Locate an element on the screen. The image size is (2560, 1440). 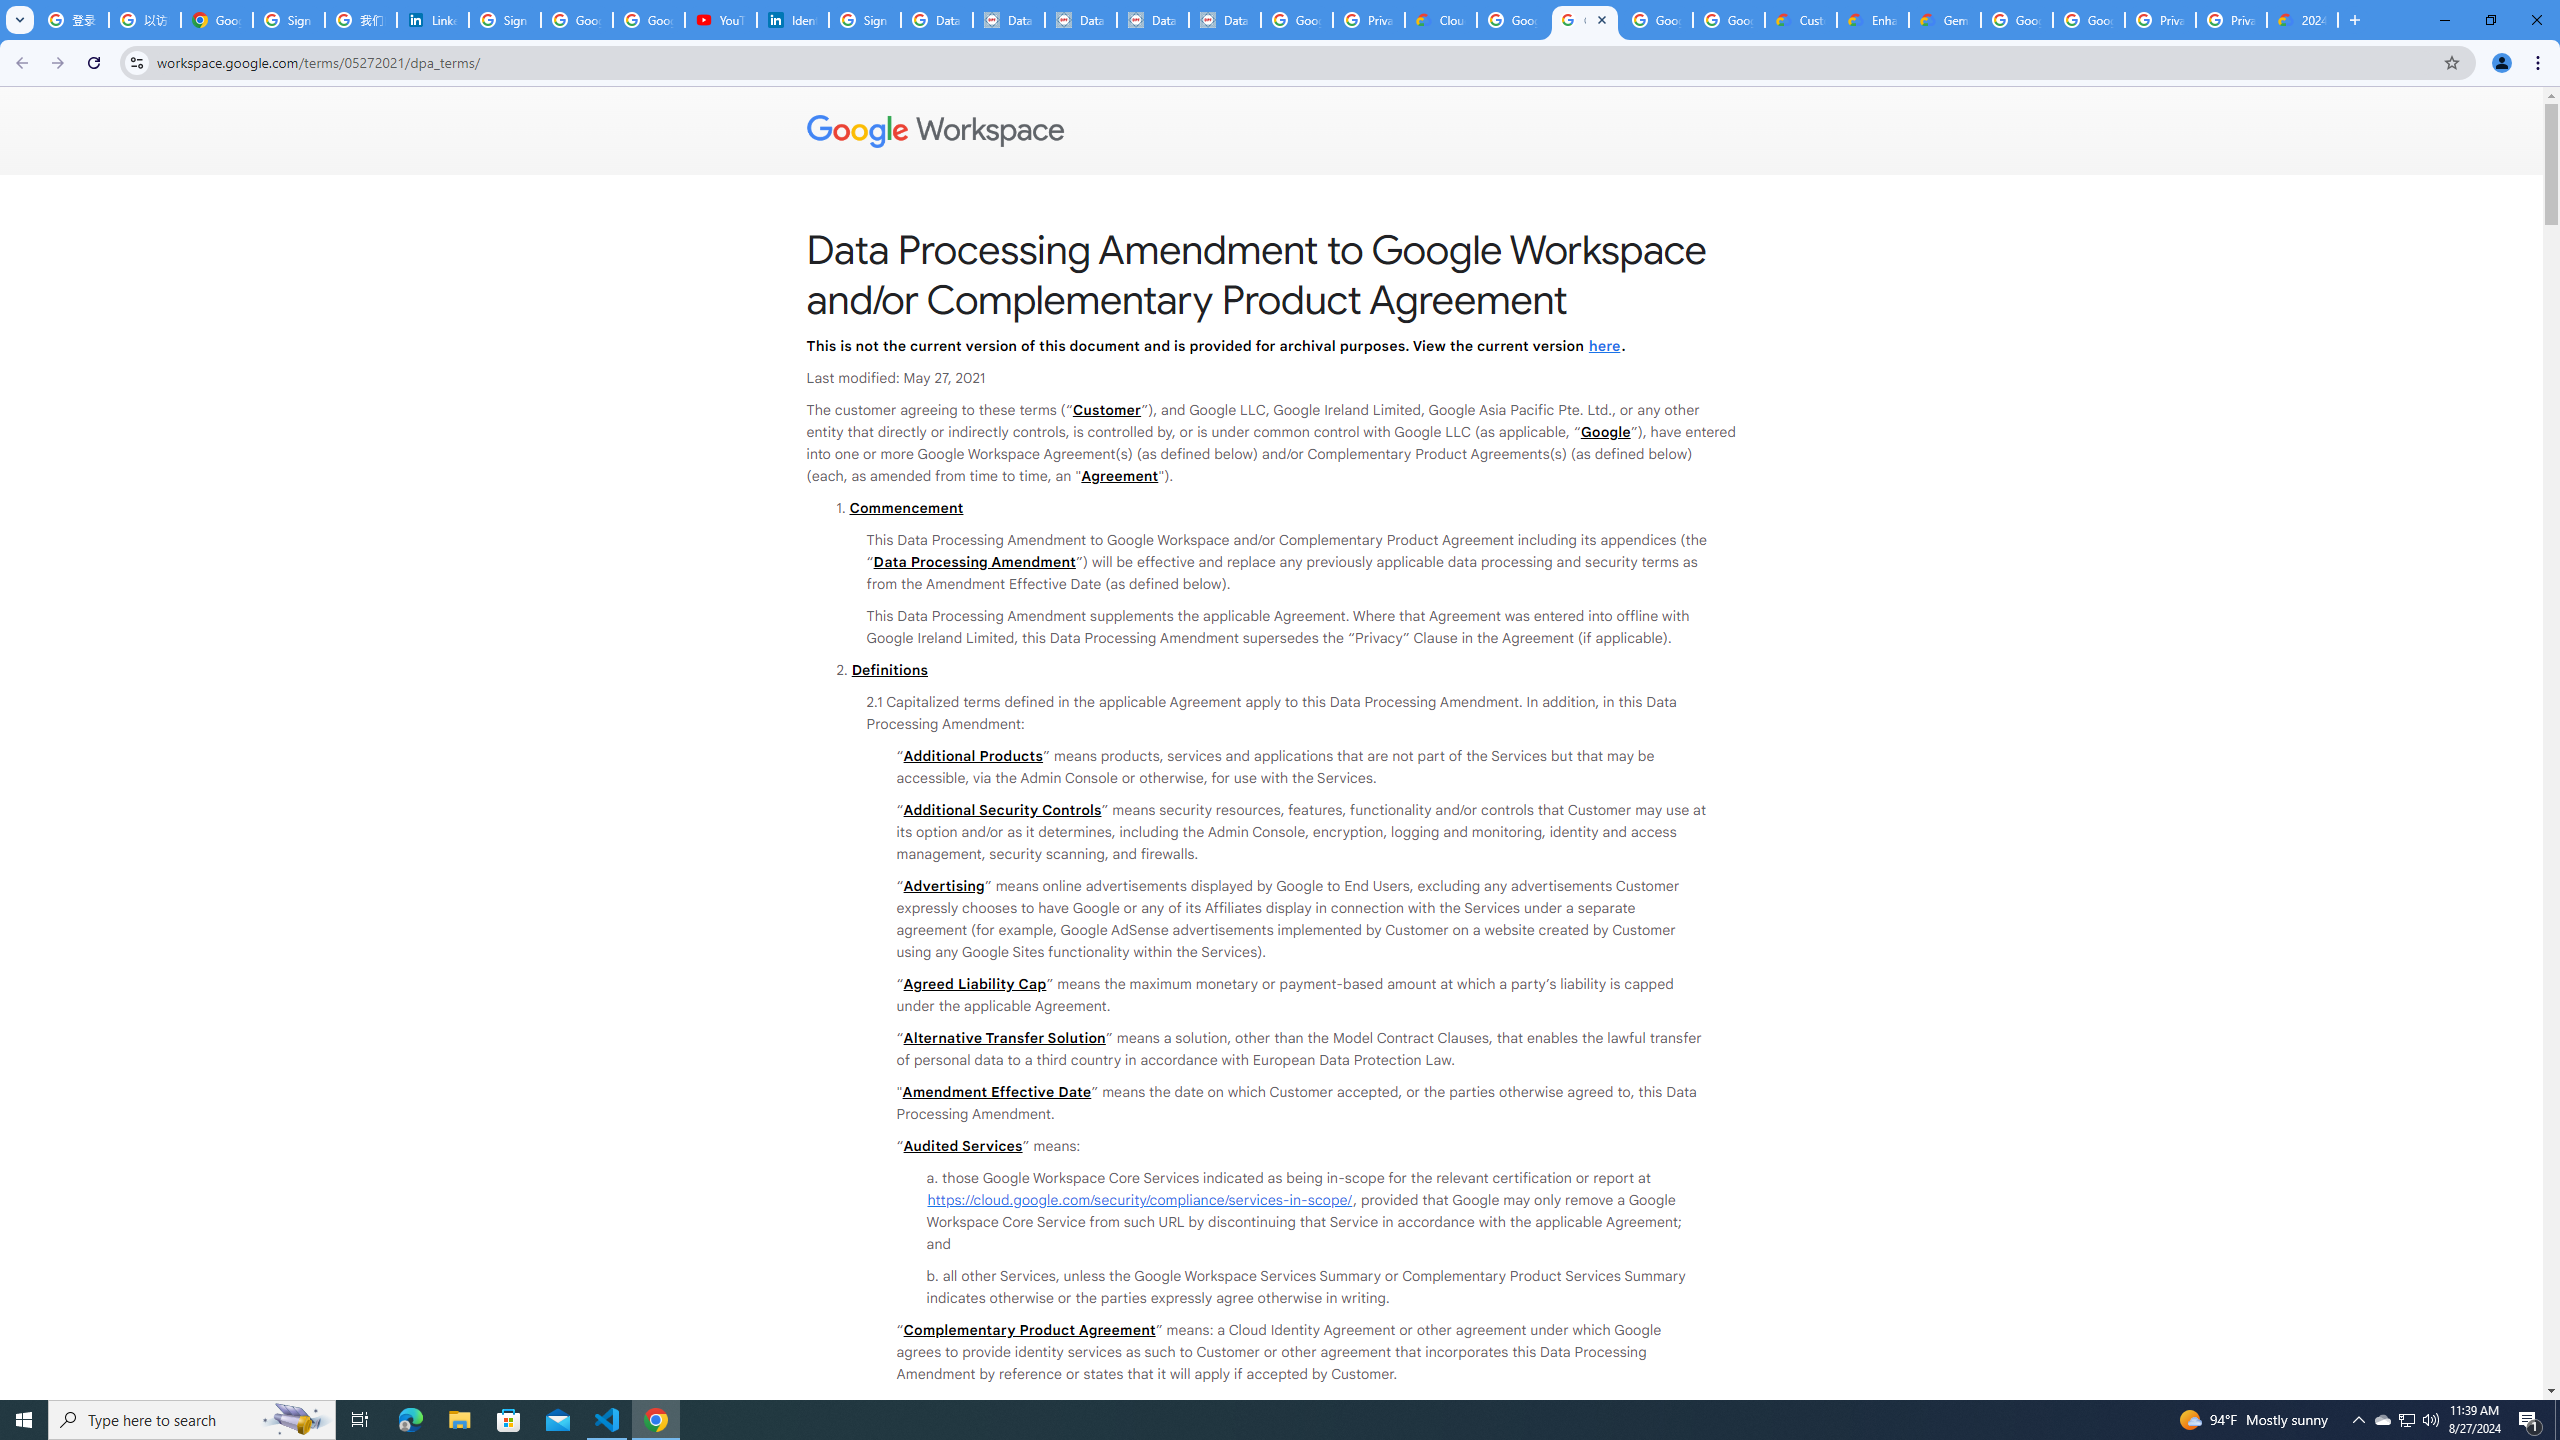
'Enhanced Support | Google Cloud' is located at coordinates (1871, 19).